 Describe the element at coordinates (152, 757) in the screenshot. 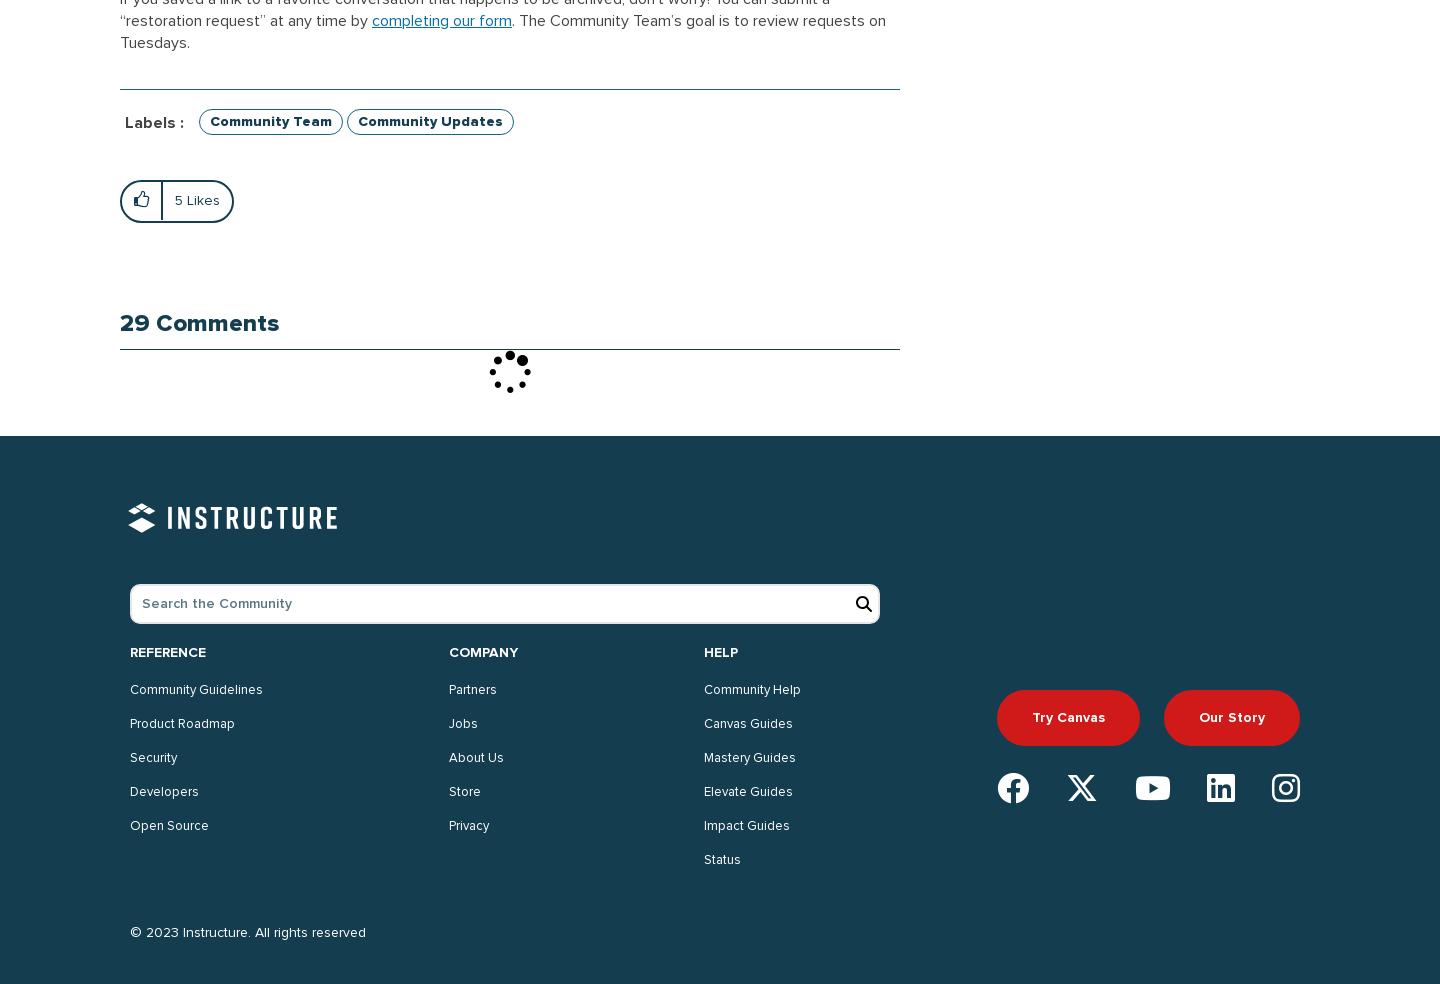

I see `'Security'` at that location.